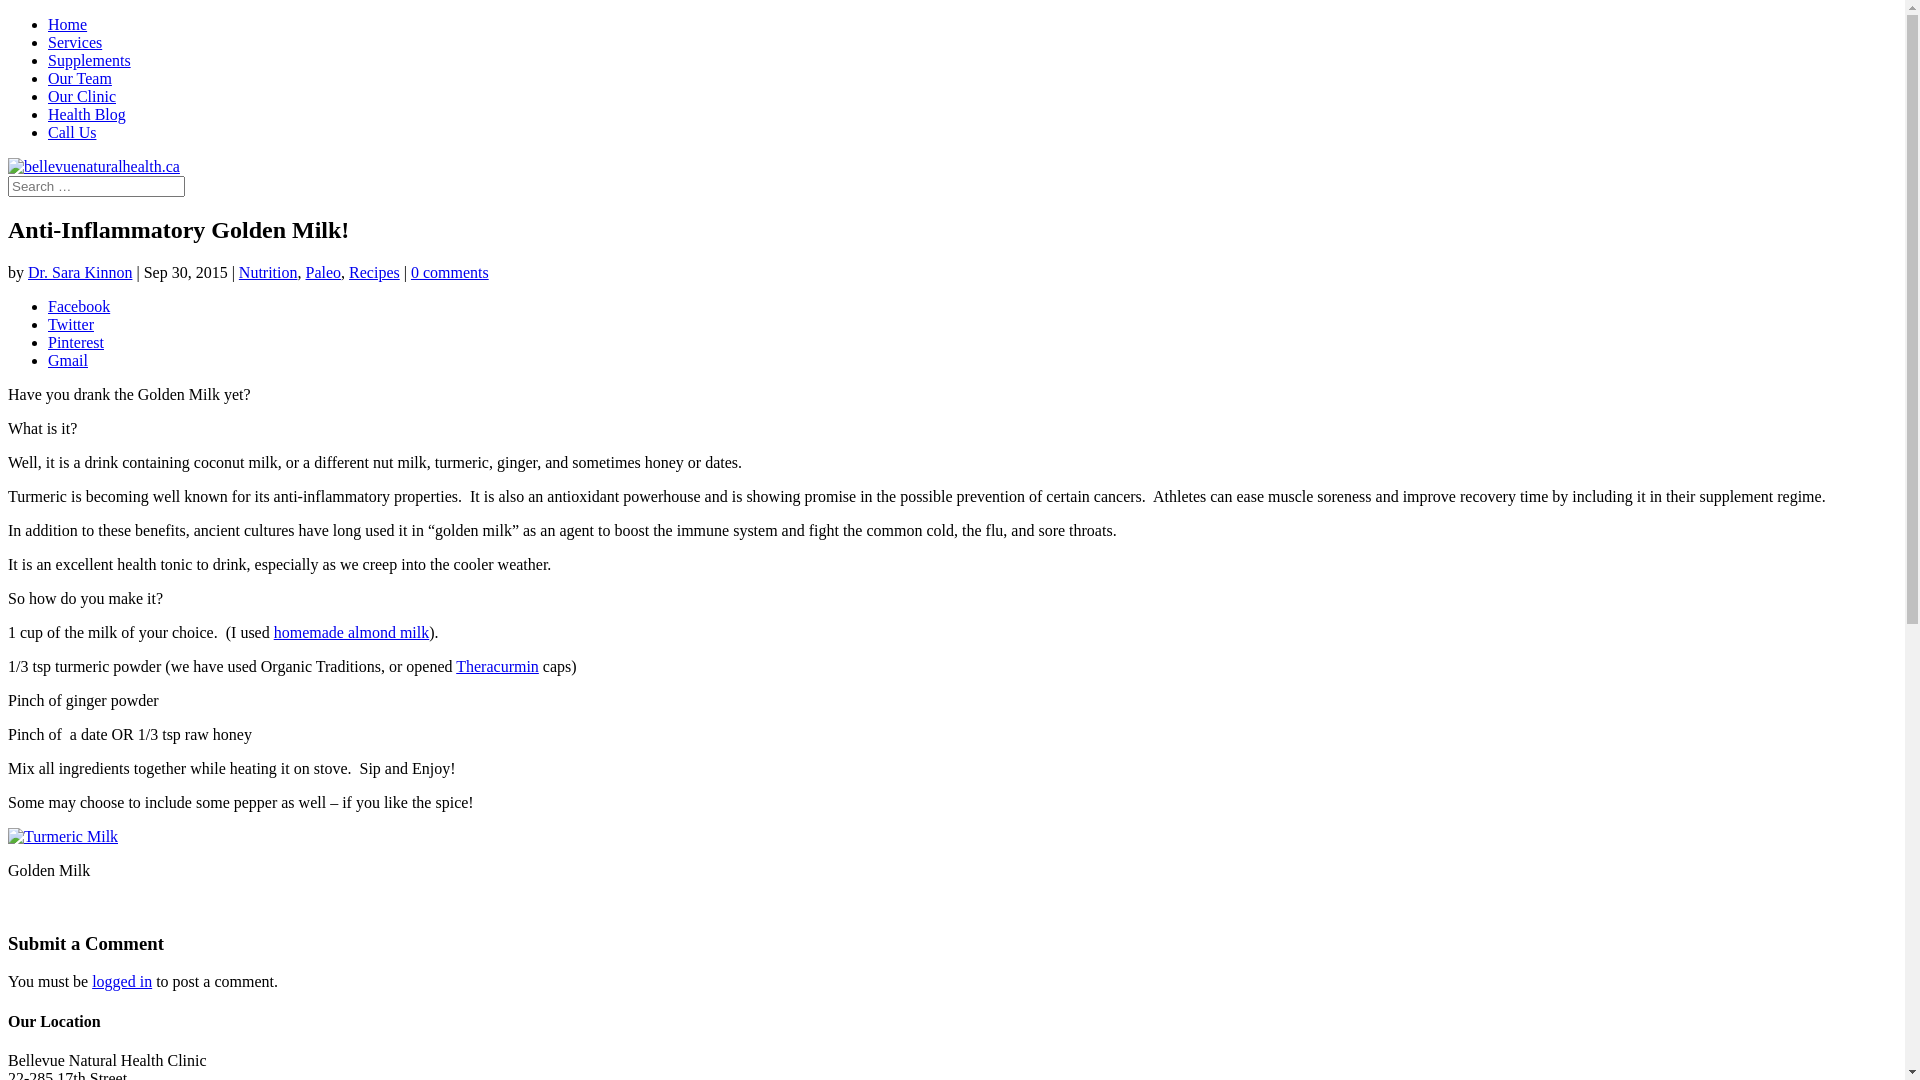 The height and width of the screenshot is (1080, 1920). What do you see at coordinates (85, 114) in the screenshot?
I see `'Health Blog'` at bounding box center [85, 114].